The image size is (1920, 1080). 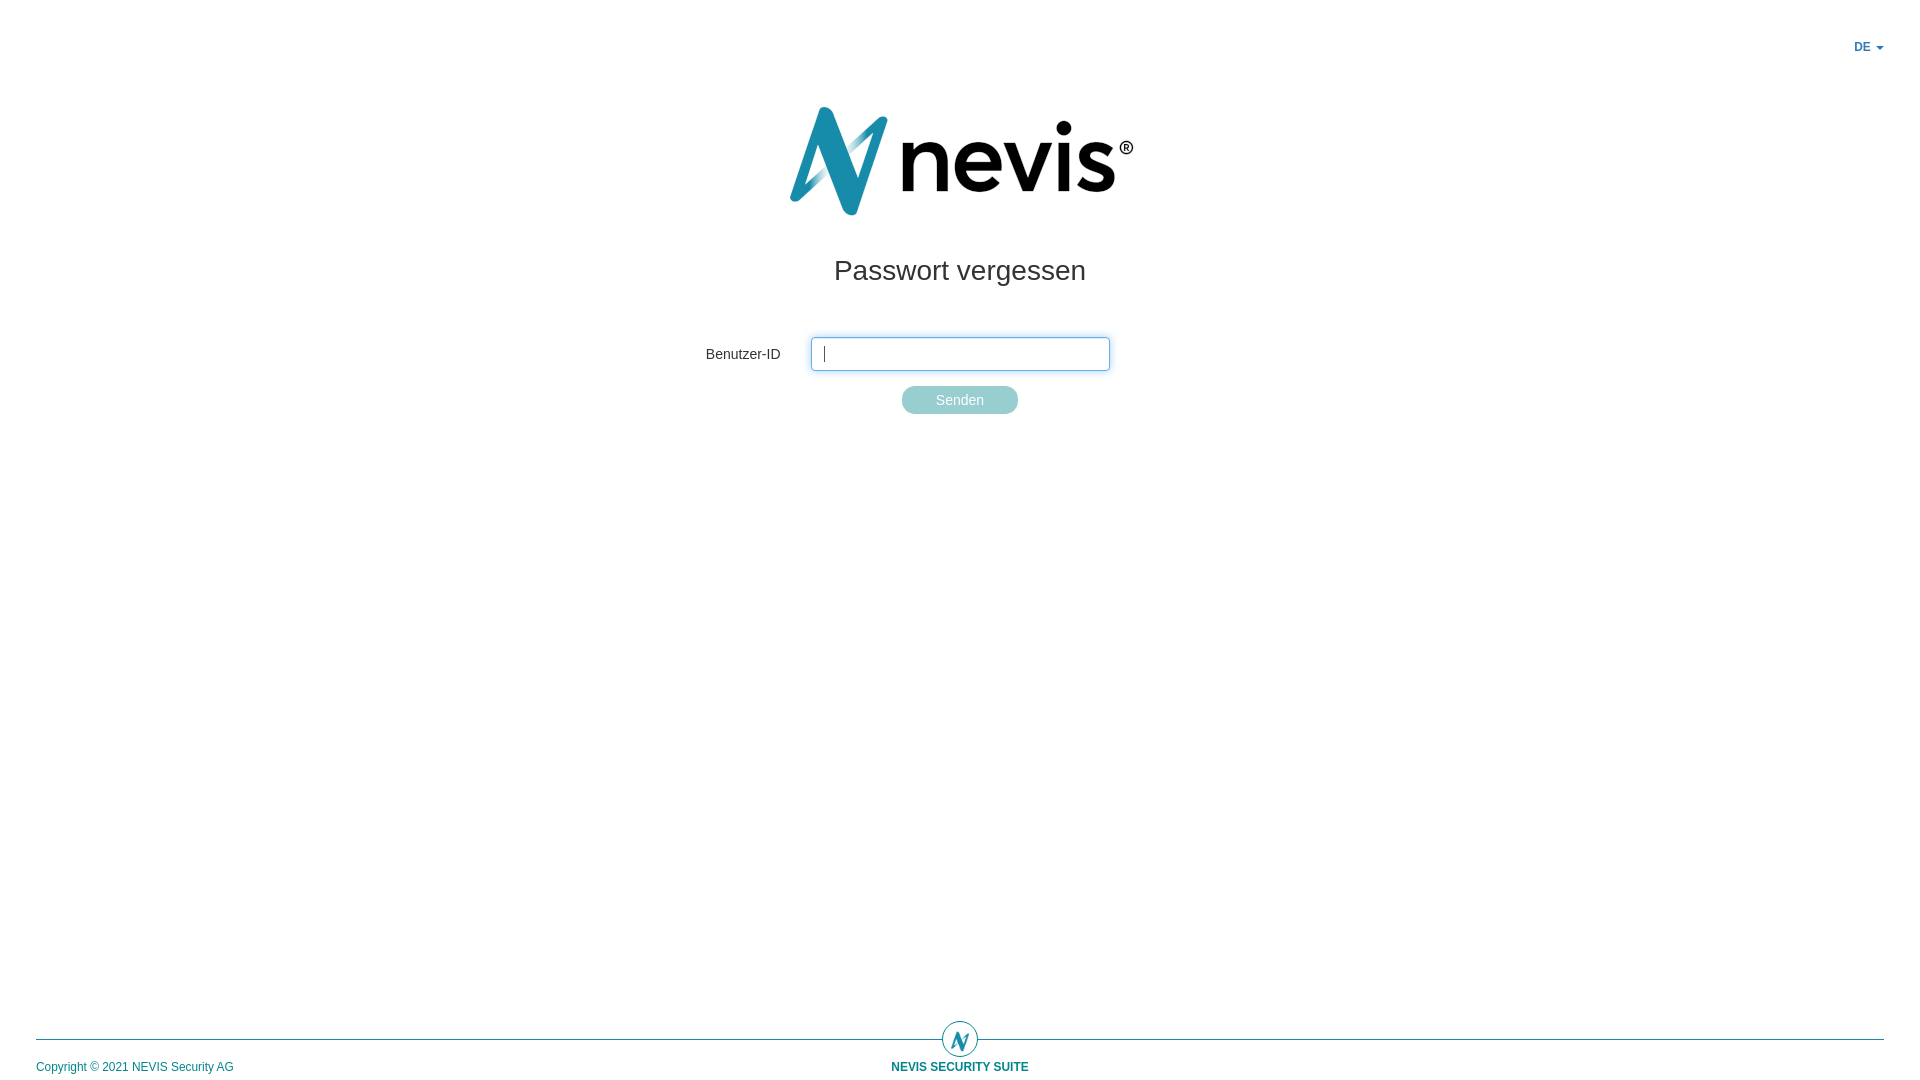 What do you see at coordinates (960, 400) in the screenshot?
I see `'Senden'` at bounding box center [960, 400].